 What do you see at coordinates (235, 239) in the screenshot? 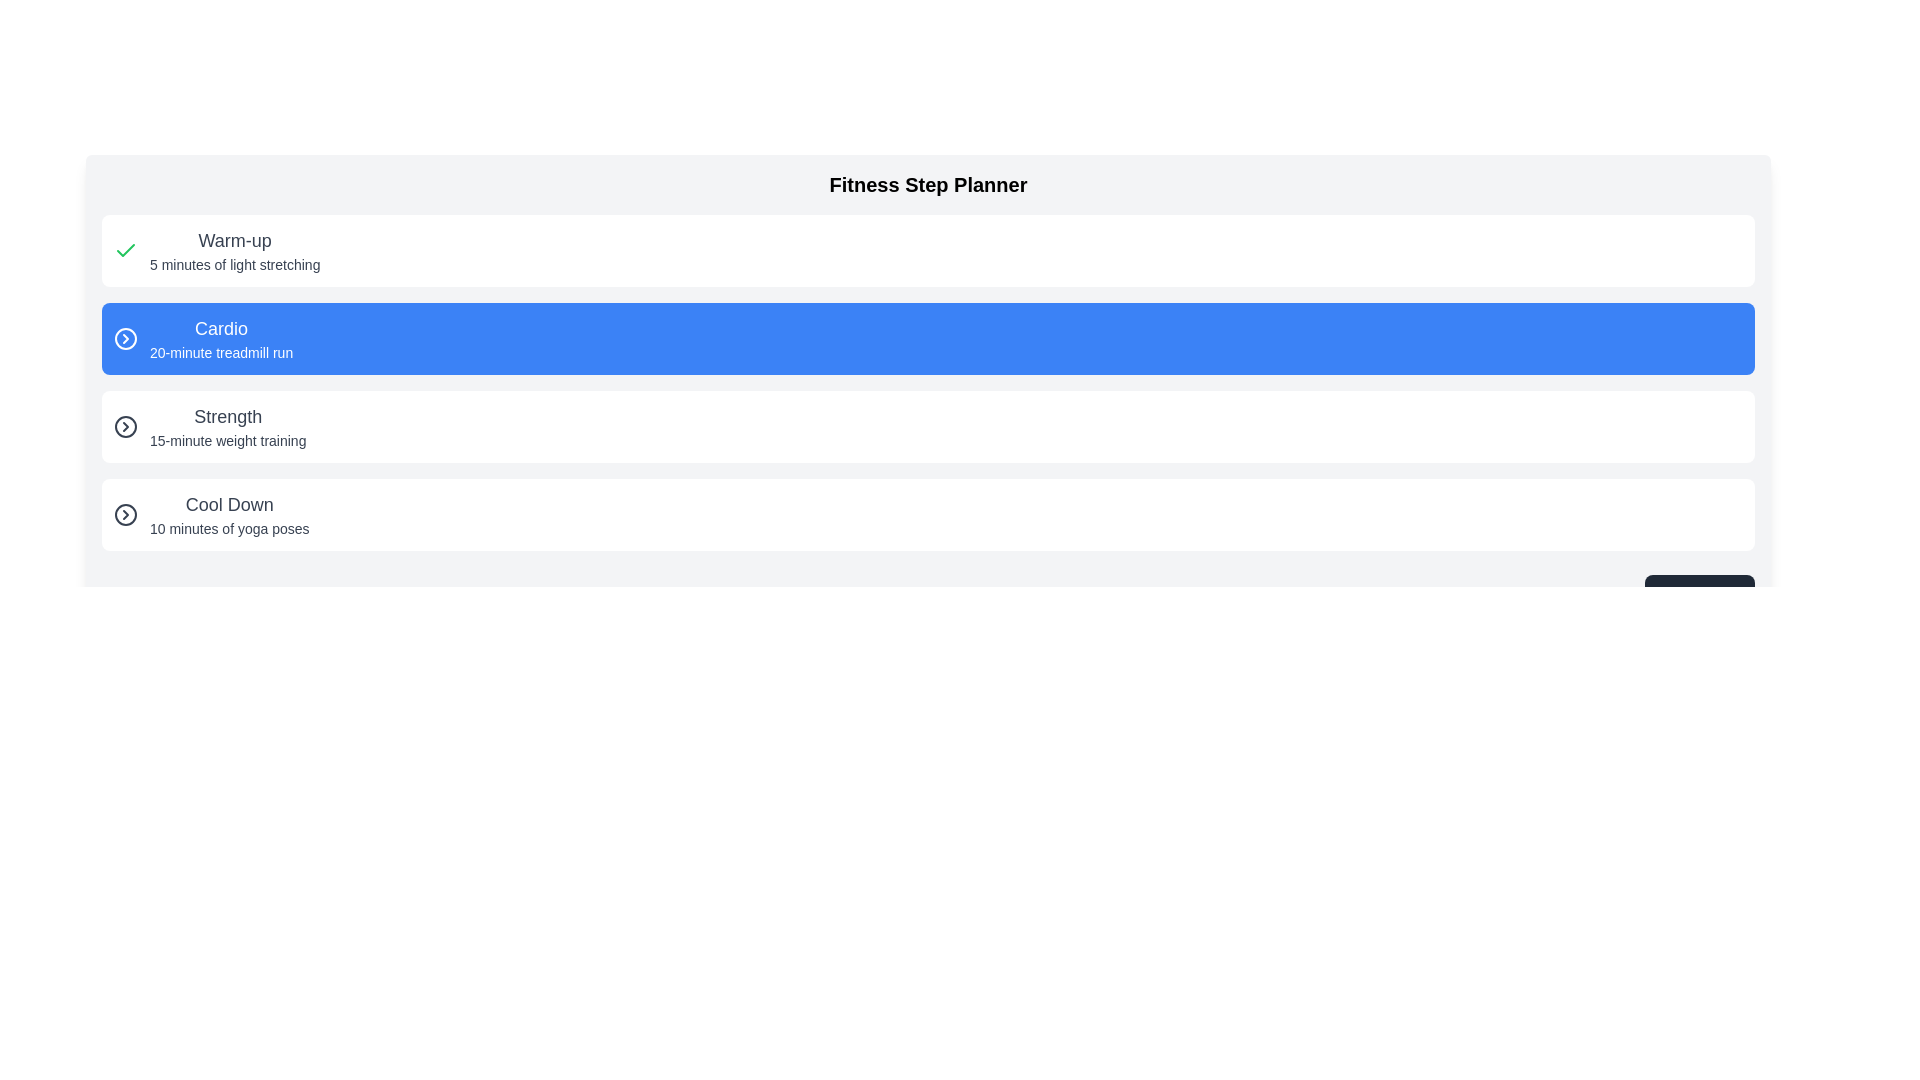
I see `the Text label or heading that provides the title for the 'Warm-up' activity, positioned at the top left of the interface` at bounding box center [235, 239].